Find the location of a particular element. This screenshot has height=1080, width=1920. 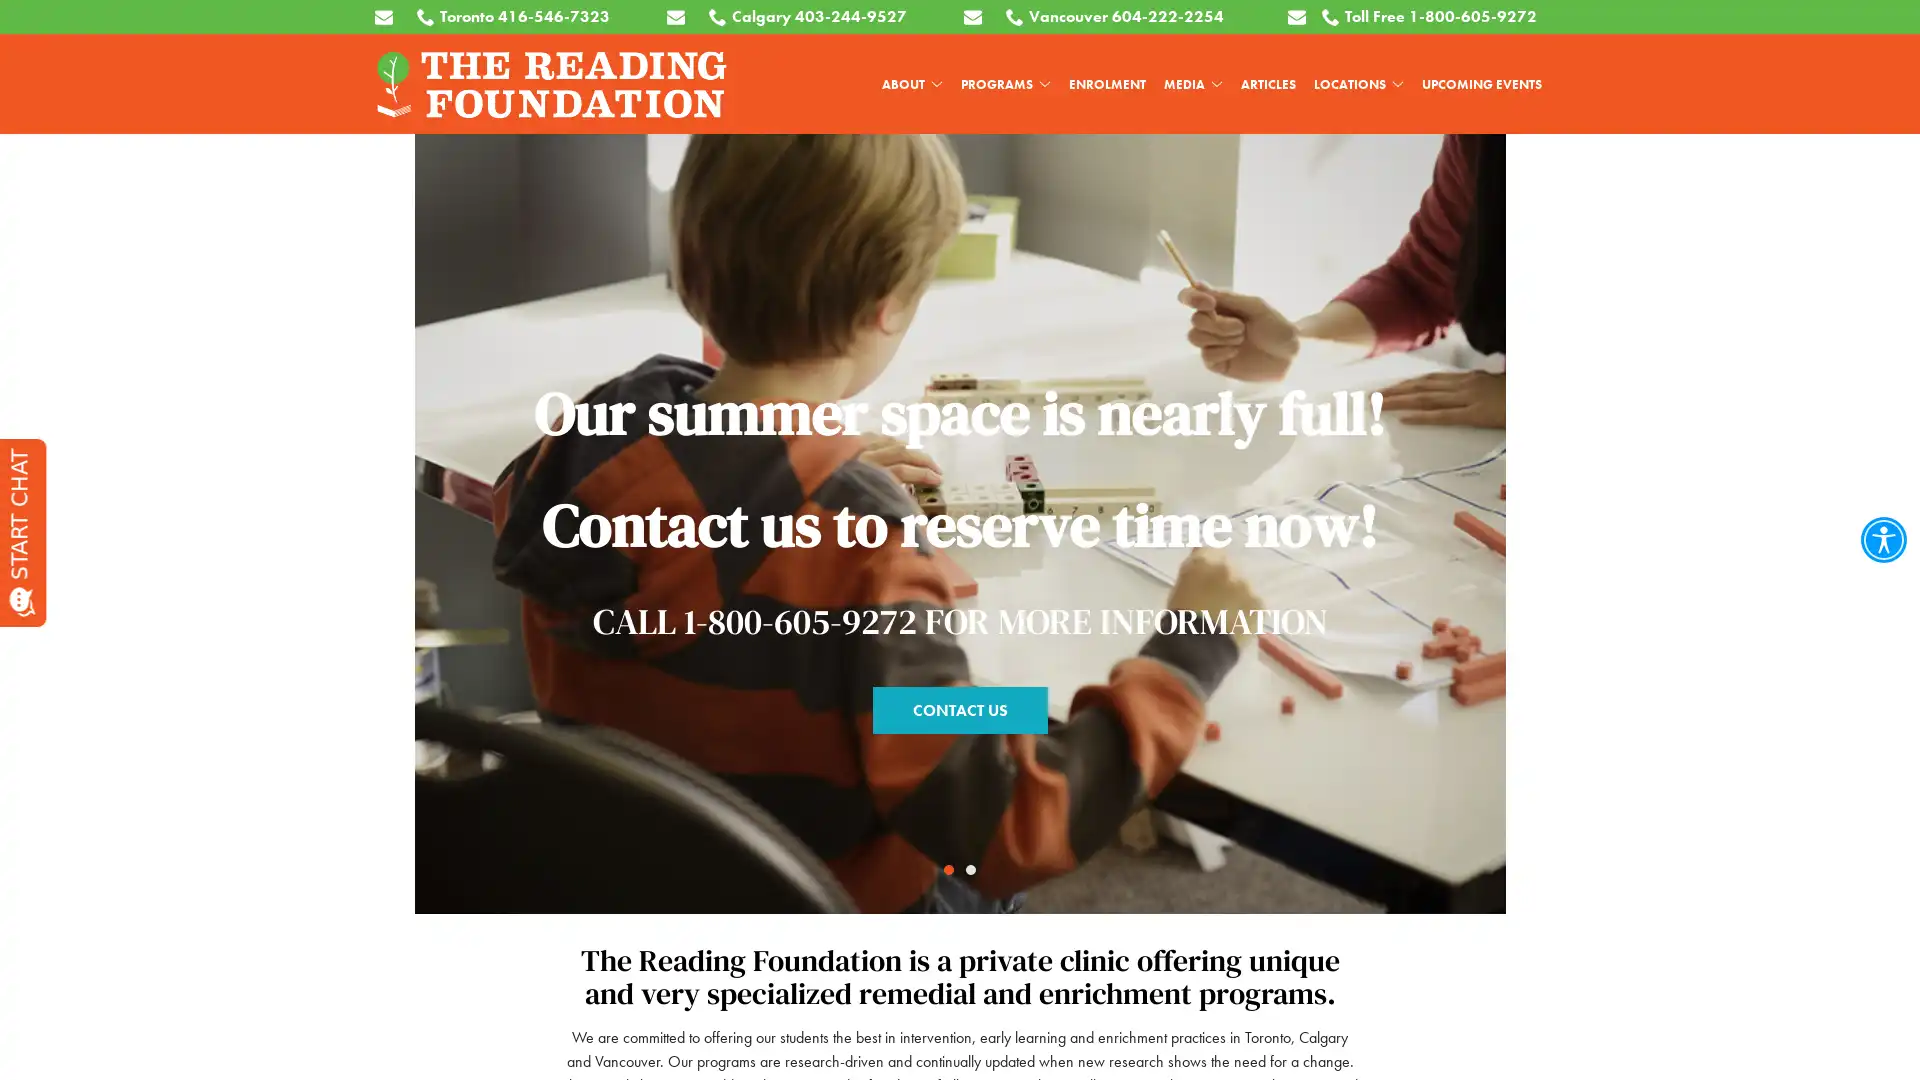

Next is located at coordinates (1862, 485).